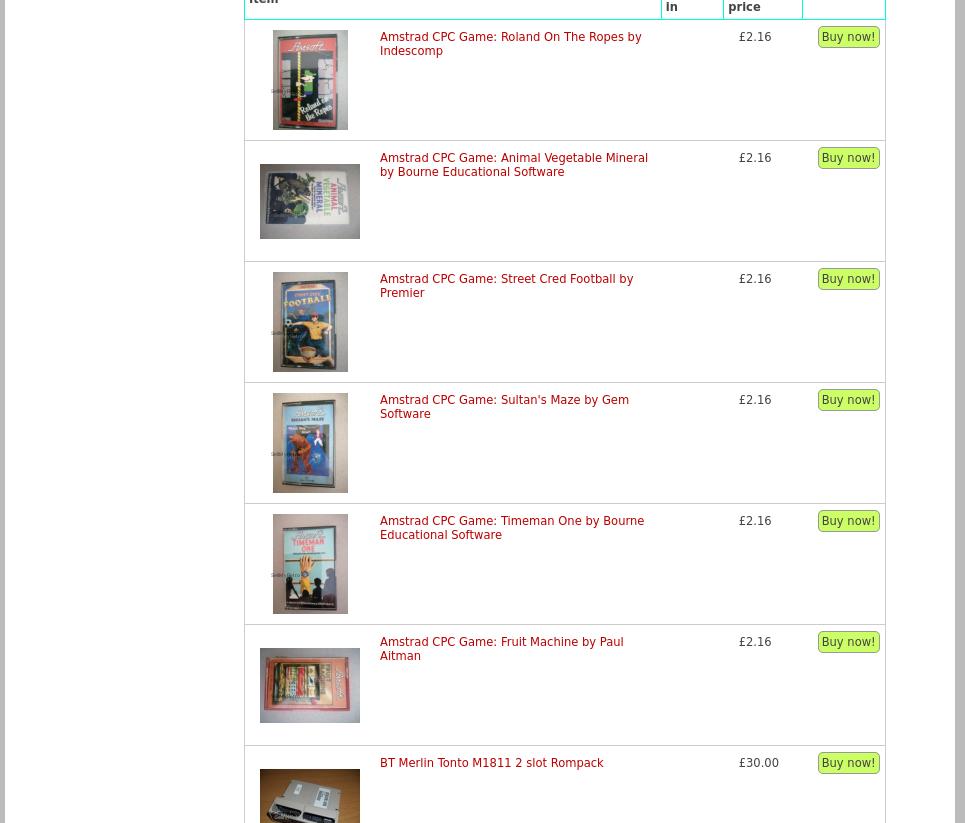  Describe the element at coordinates (491, 761) in the screenshot. I see `'BT Merlin Tonto M1811 2 slot Rompack'` at that location.